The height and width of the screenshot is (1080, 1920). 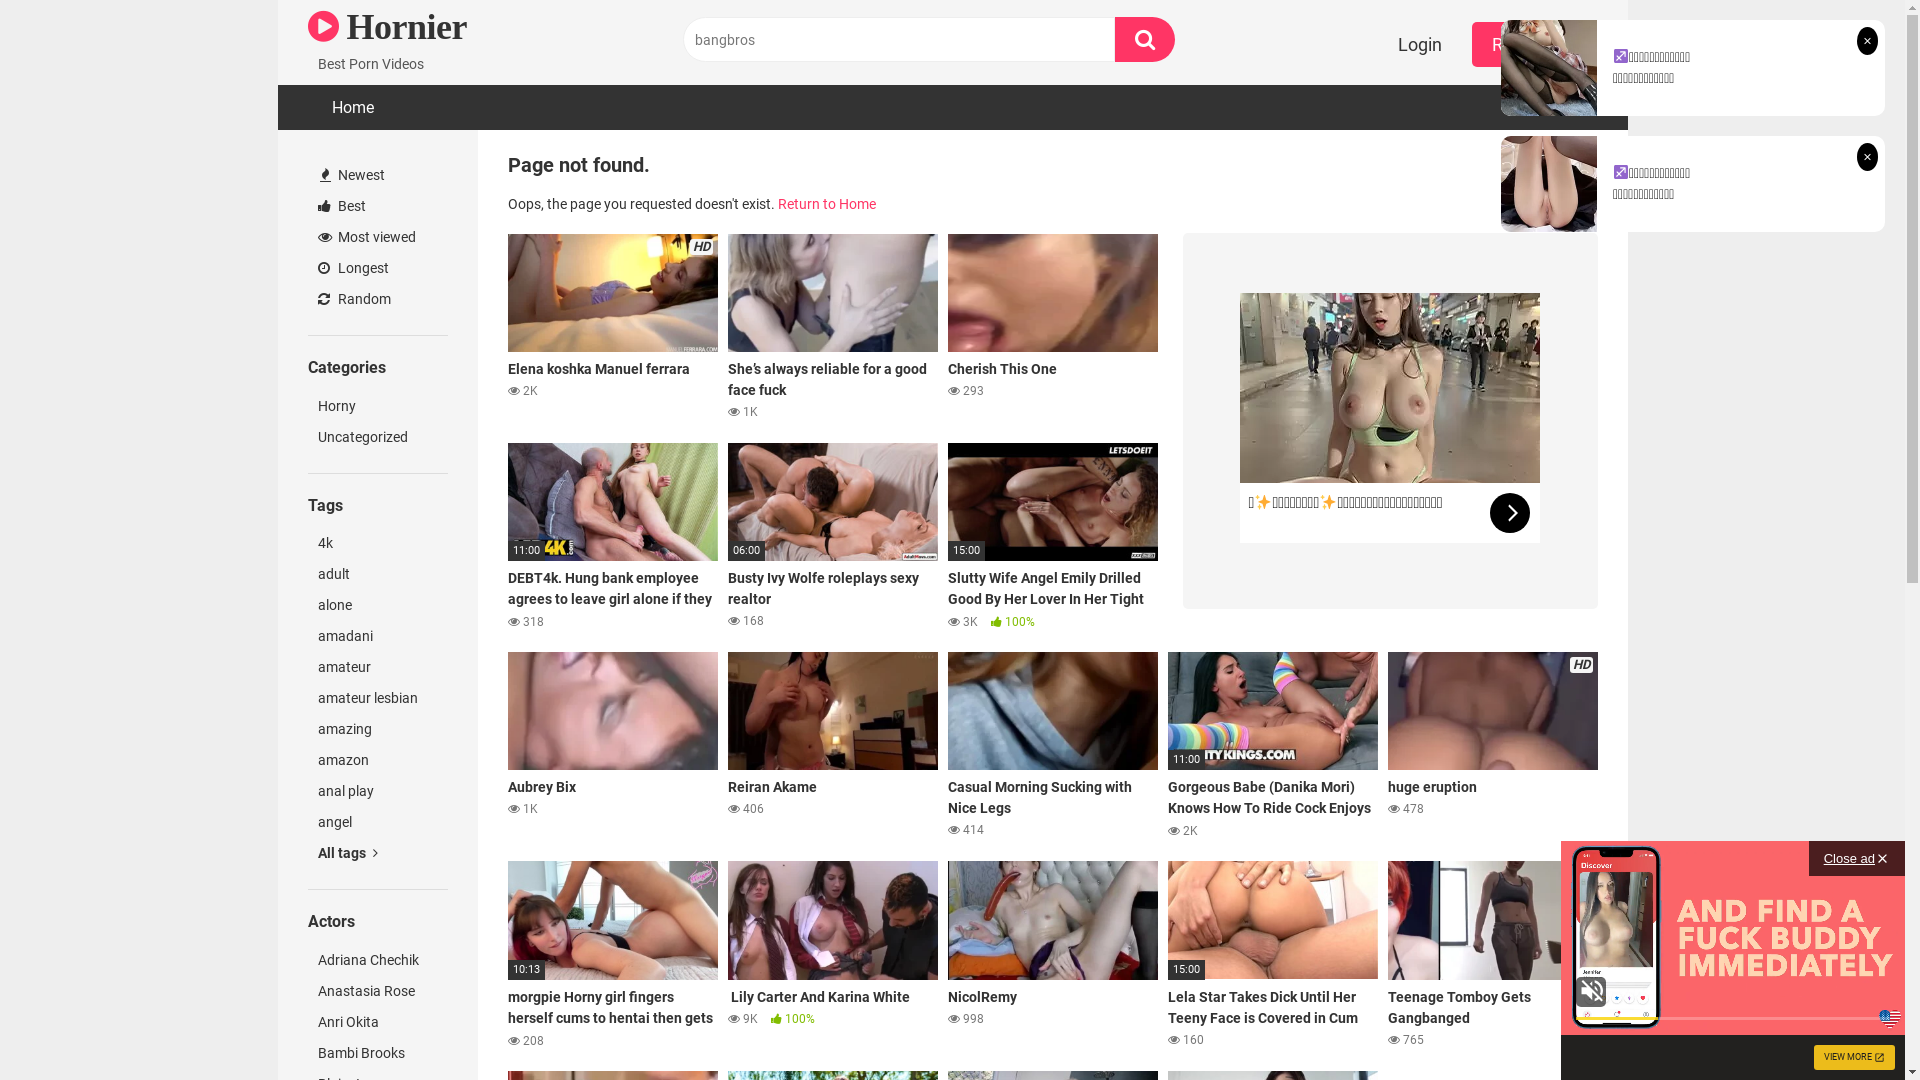 What do you see at coordinates (612, 745) in the screenshot?
I see `'Aubrey Bix` at bounding box center [612, 745].